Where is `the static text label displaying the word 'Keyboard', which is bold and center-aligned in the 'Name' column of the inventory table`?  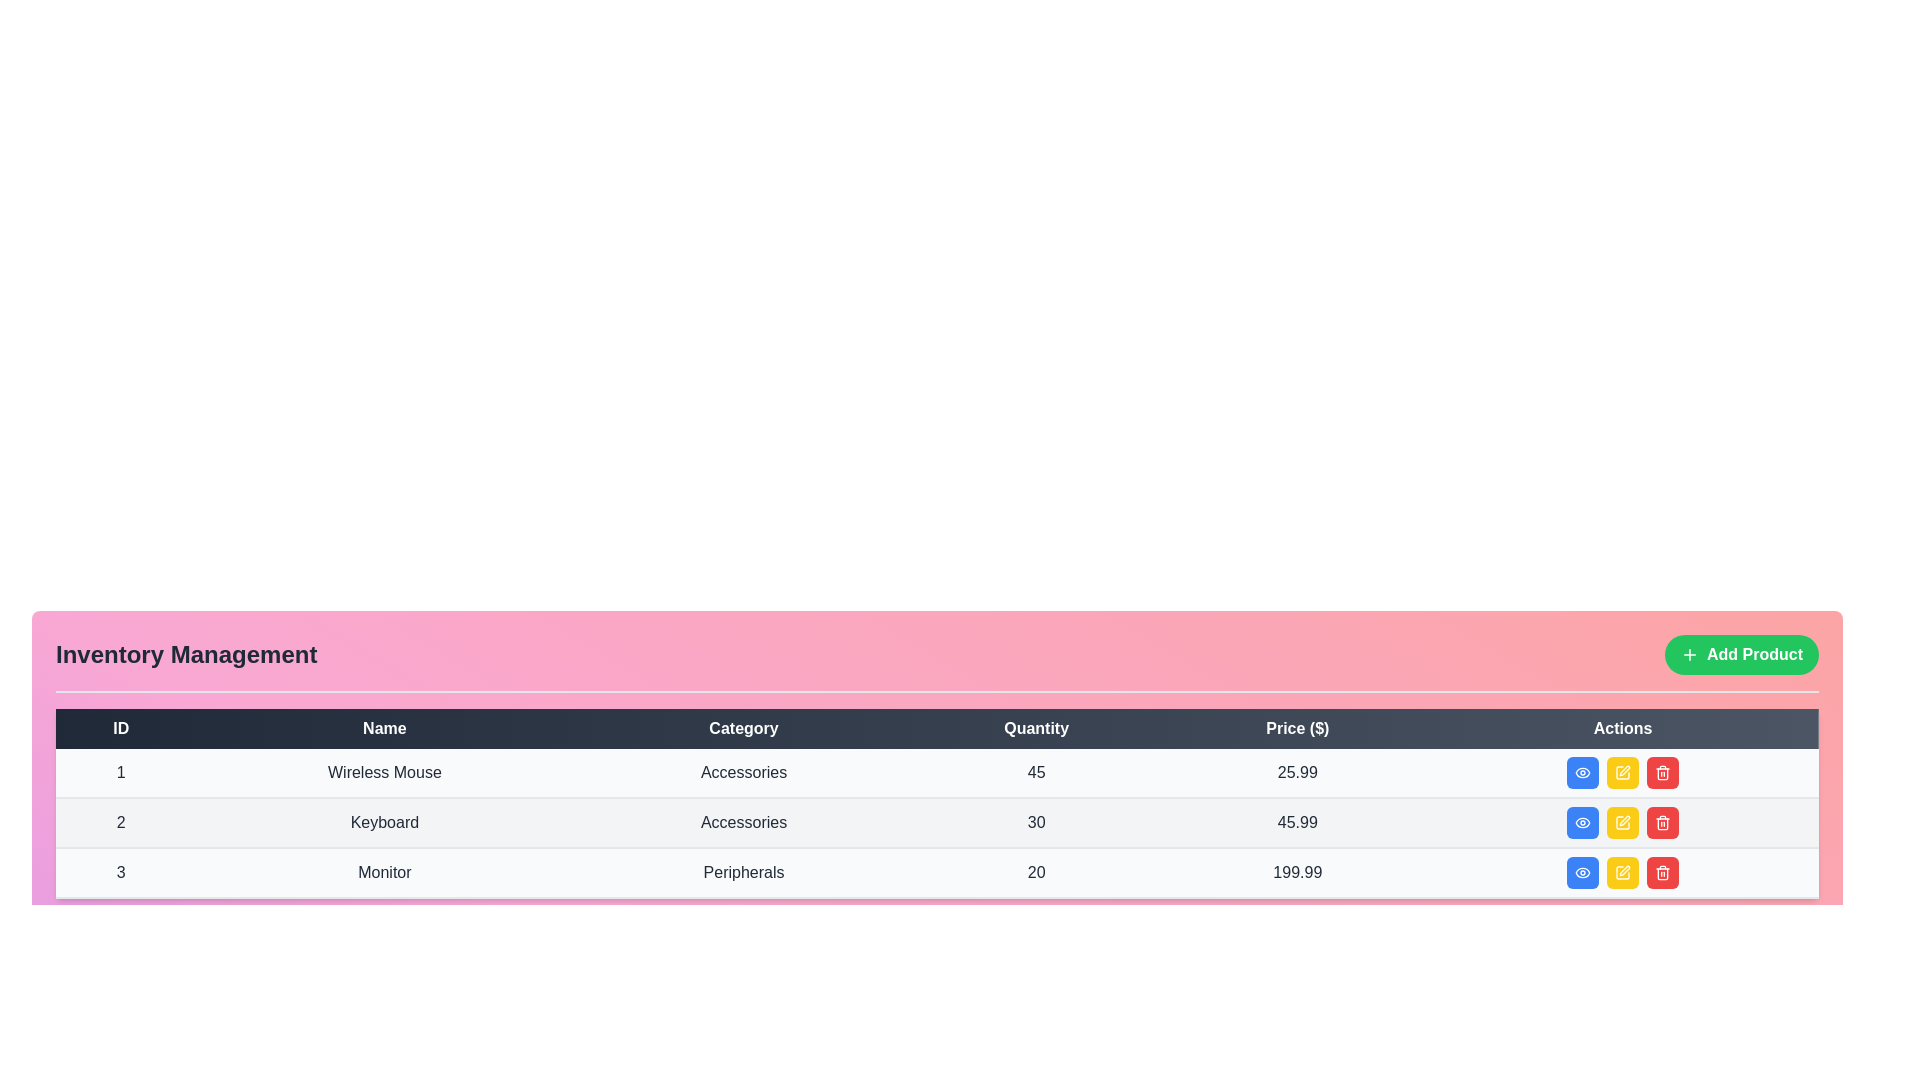
the static text label displaying the word 'Keyboard', which is bold and center-aligned in the 'Name' column of the inventory table is located at coordinates (384, 822).